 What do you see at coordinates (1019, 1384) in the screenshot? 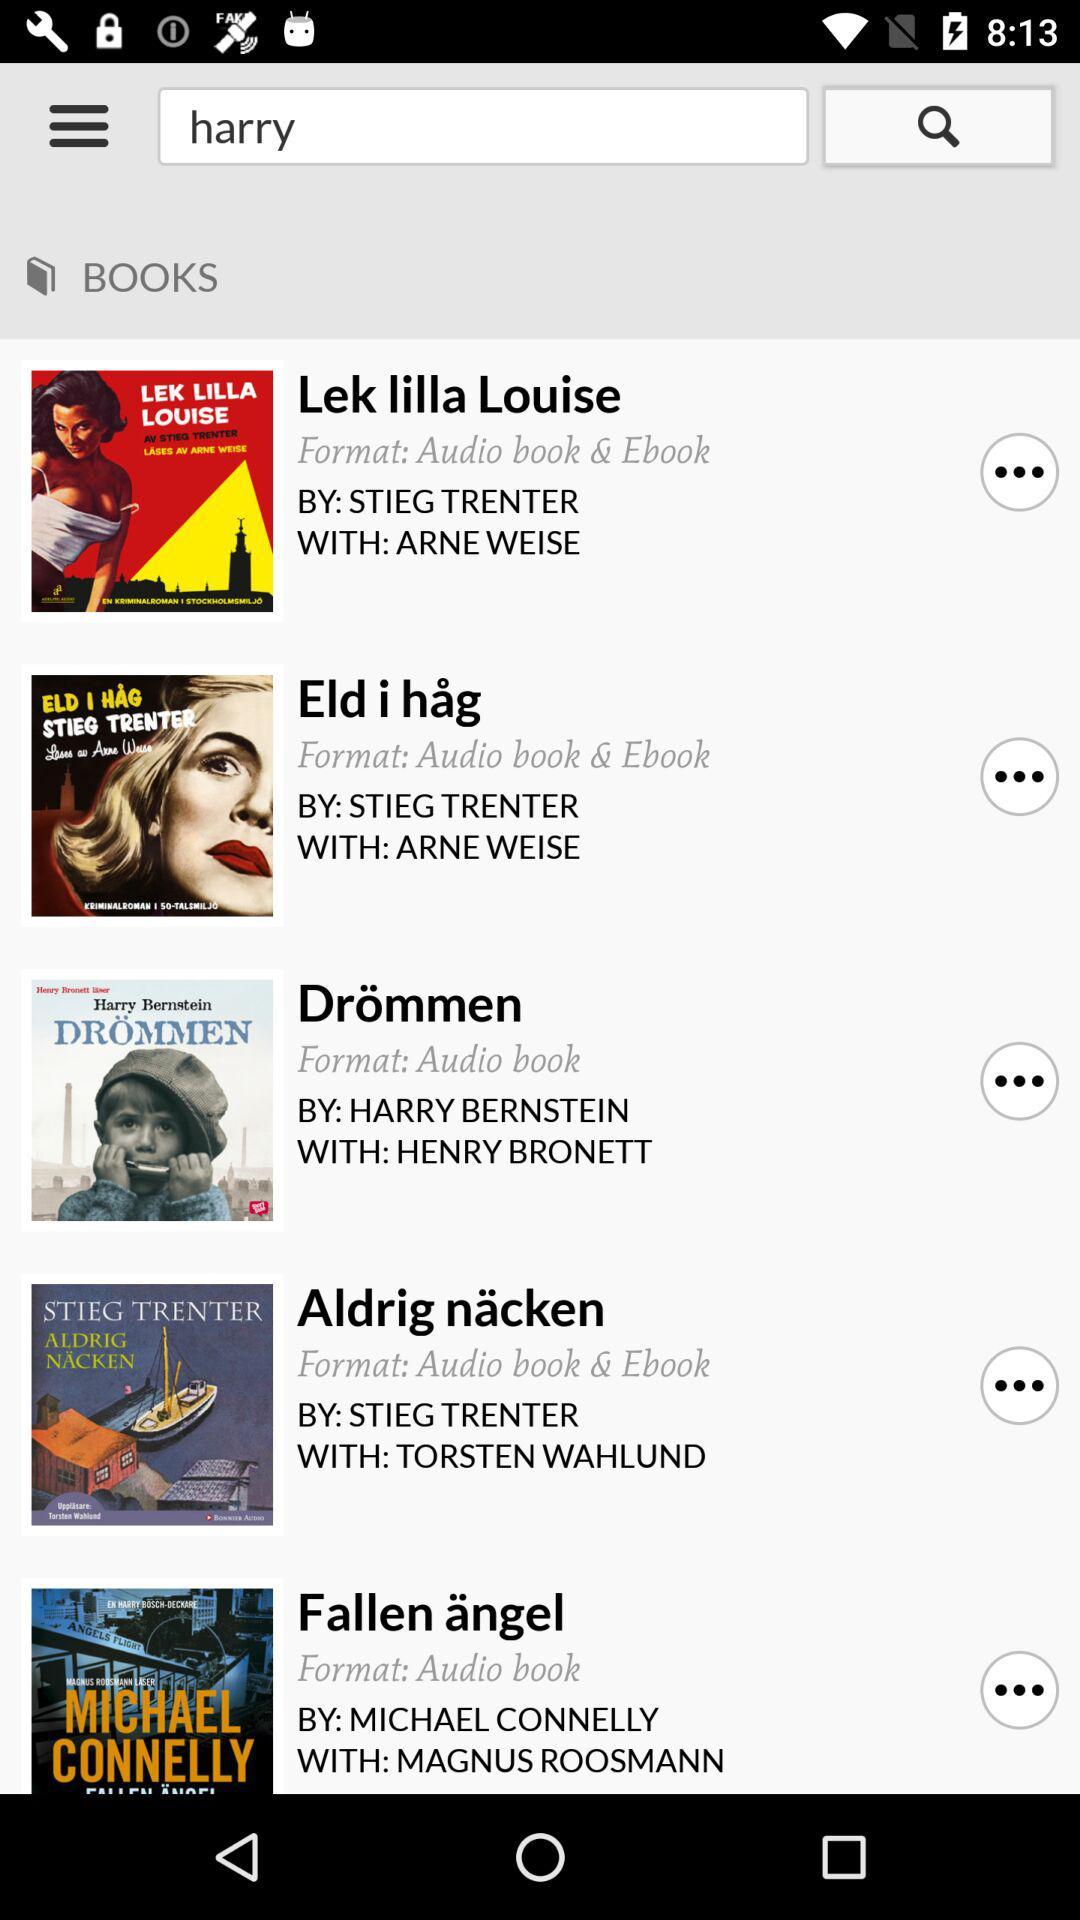
I see `the icon above with: torsten wahlund icon` at bounding box center [1019, 1384].